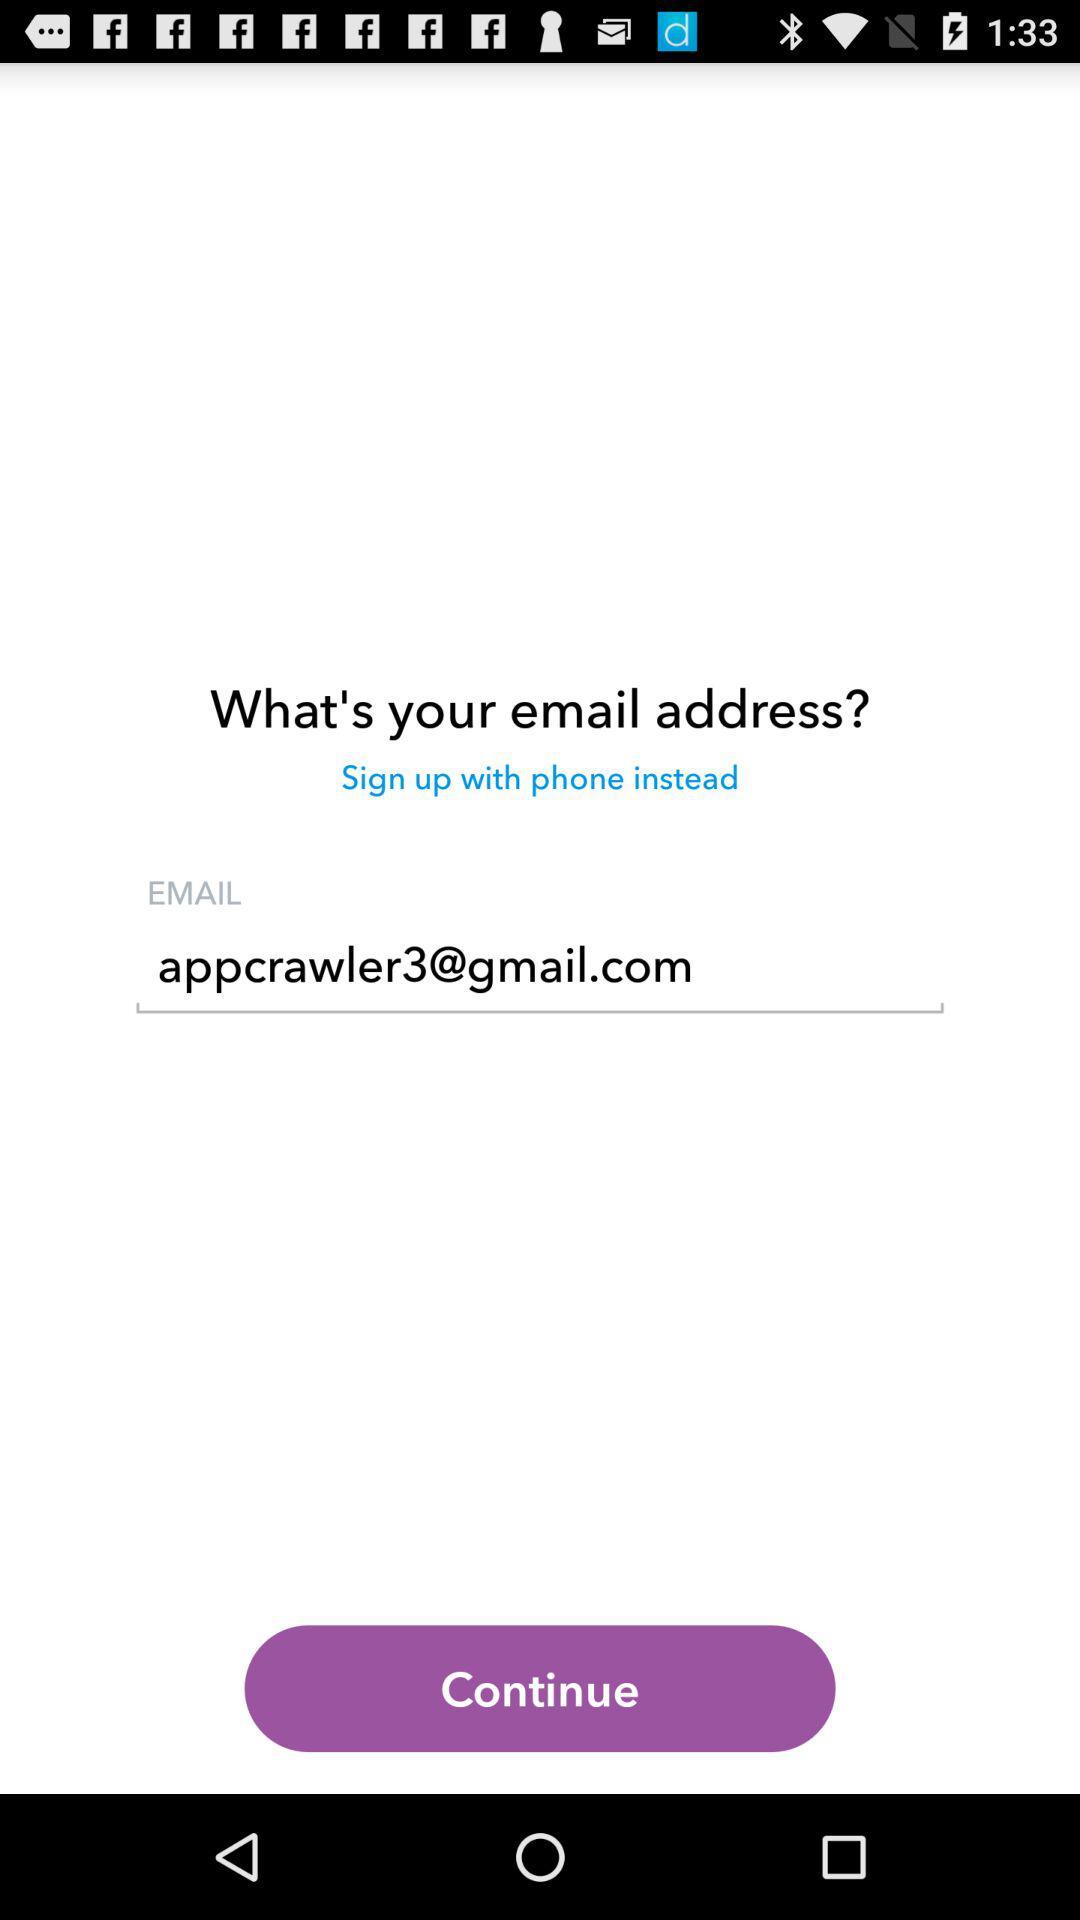 This screenshot has width=1080, height=1920. Describe the element at coordinates (540, 786) in the screenshot. I see `icon above the email icon` at that location.